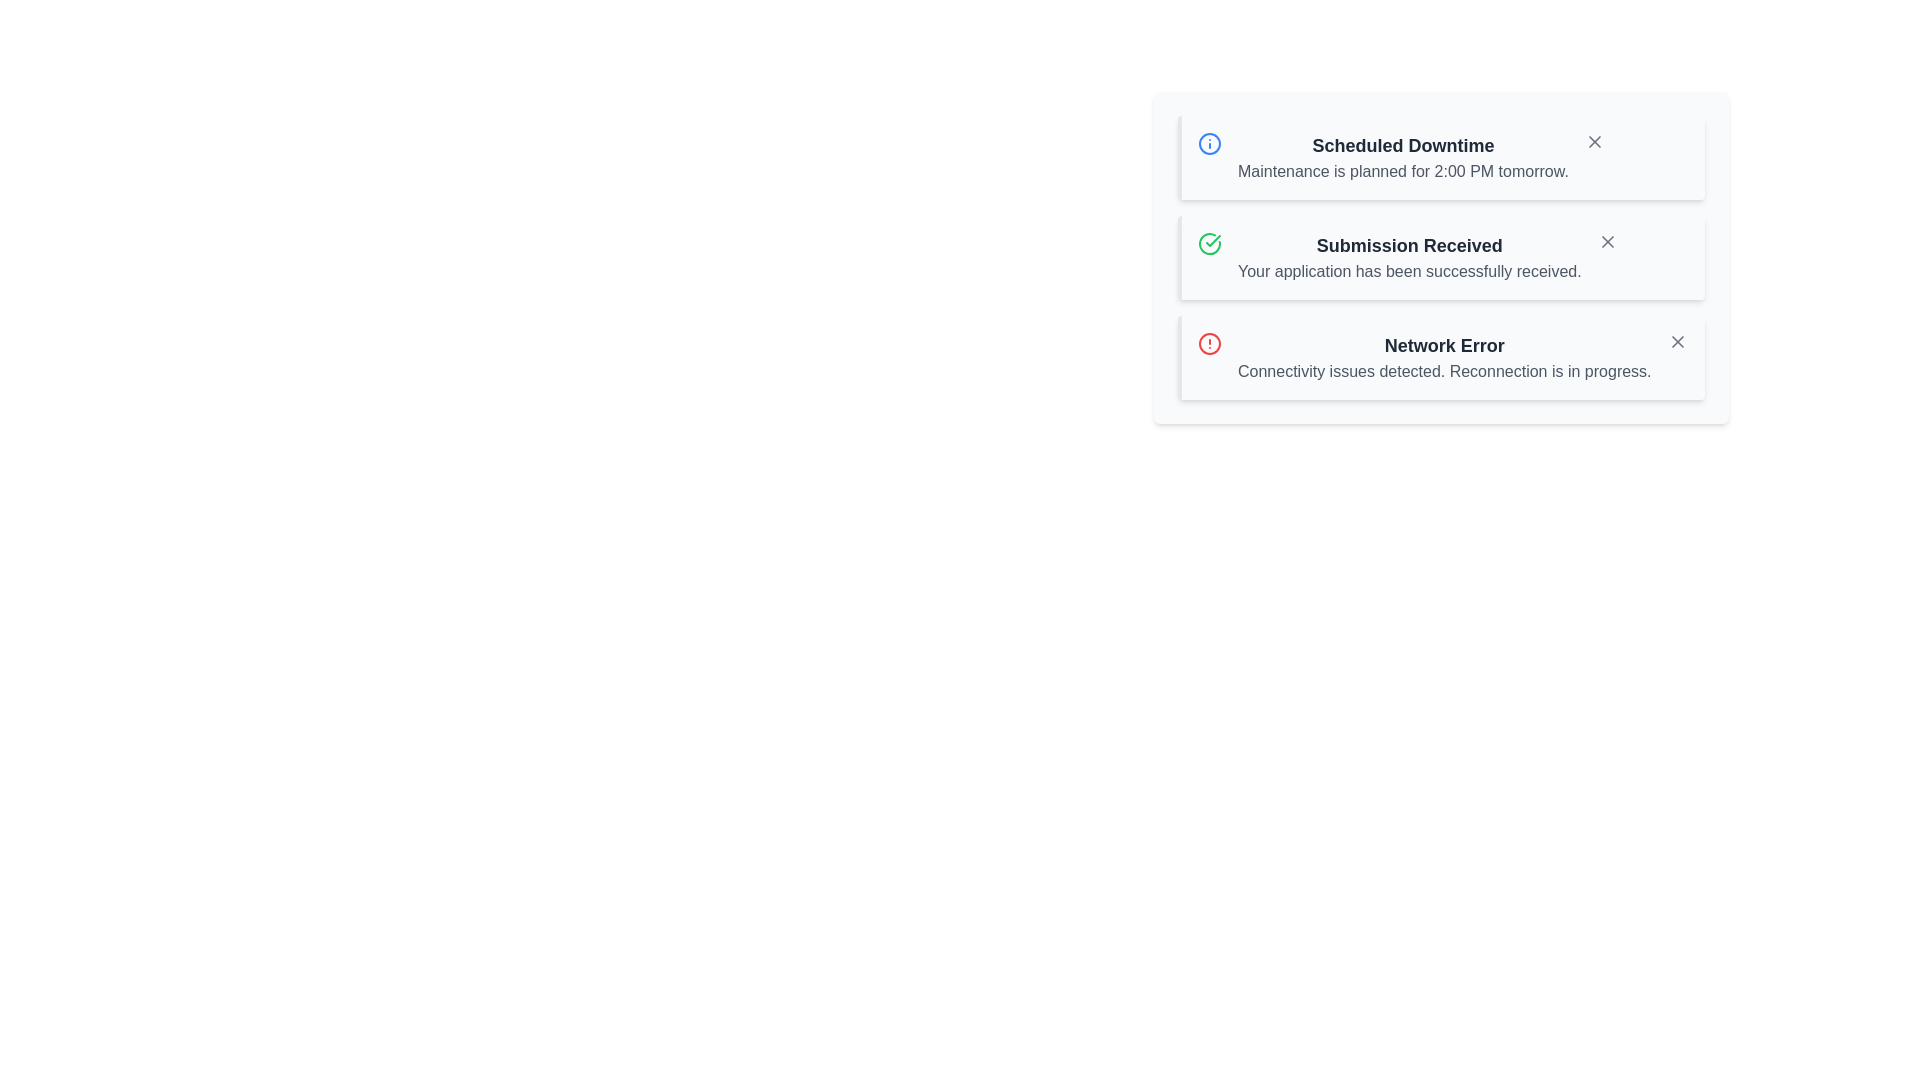  What do you see at coordinates (1208, 142) in the screenshot?
I see `the icon located on the far left of the topmost card titled 'Scheduled Downtime' in the vertical list of notifications` at bounding box center [1208, 142].